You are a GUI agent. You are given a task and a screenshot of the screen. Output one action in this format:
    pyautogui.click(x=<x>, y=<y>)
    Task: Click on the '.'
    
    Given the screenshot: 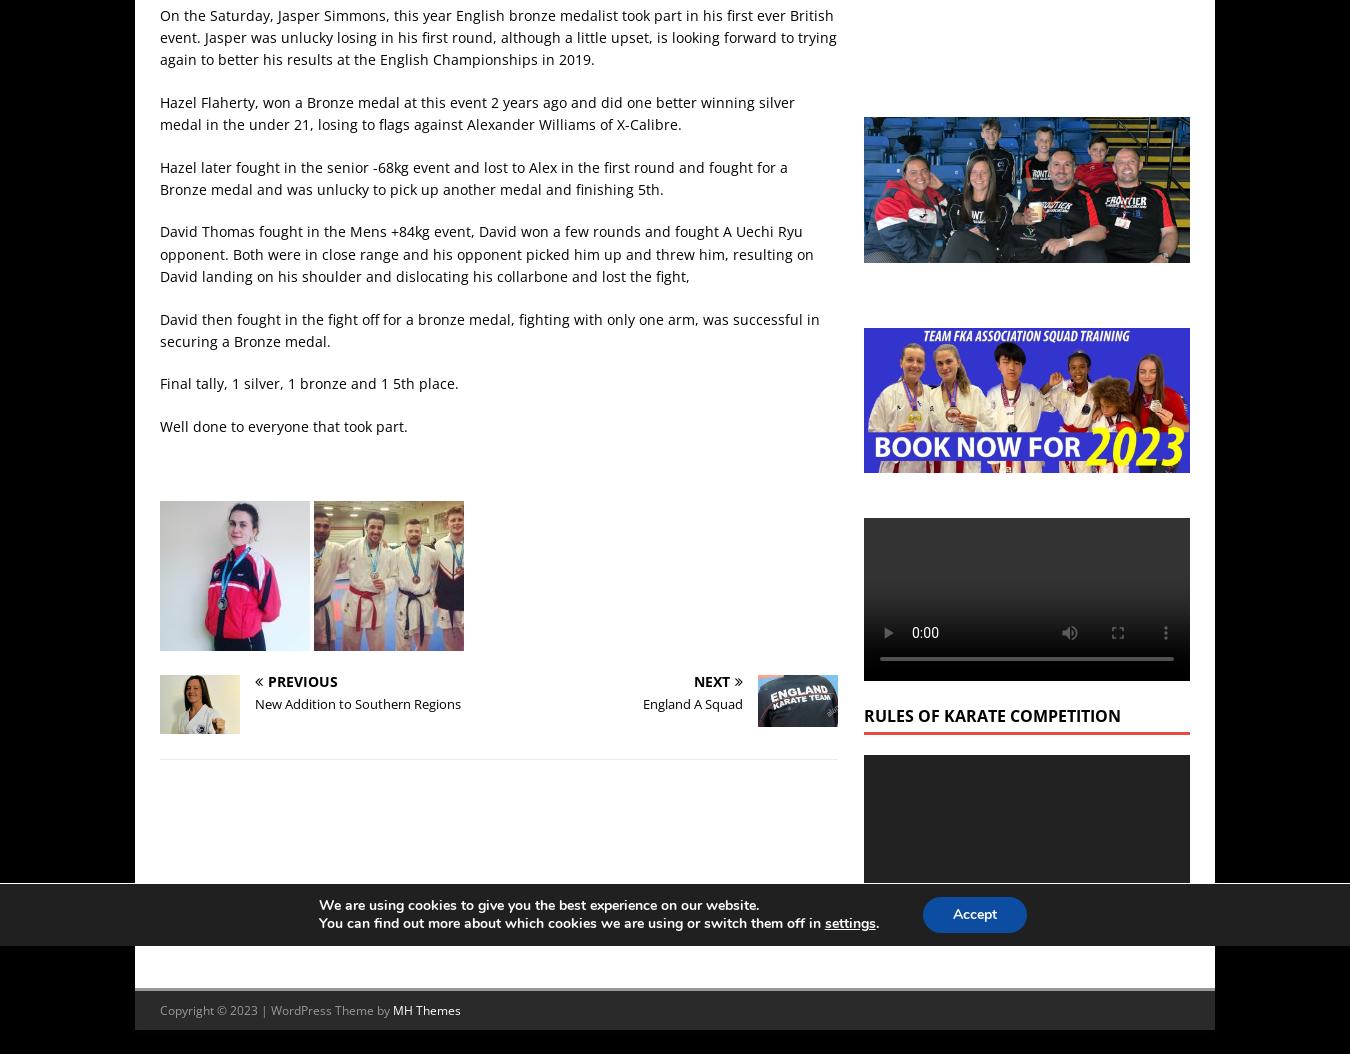 What is the action you would take?
    pyautogui.click(x=874, y=922)
    